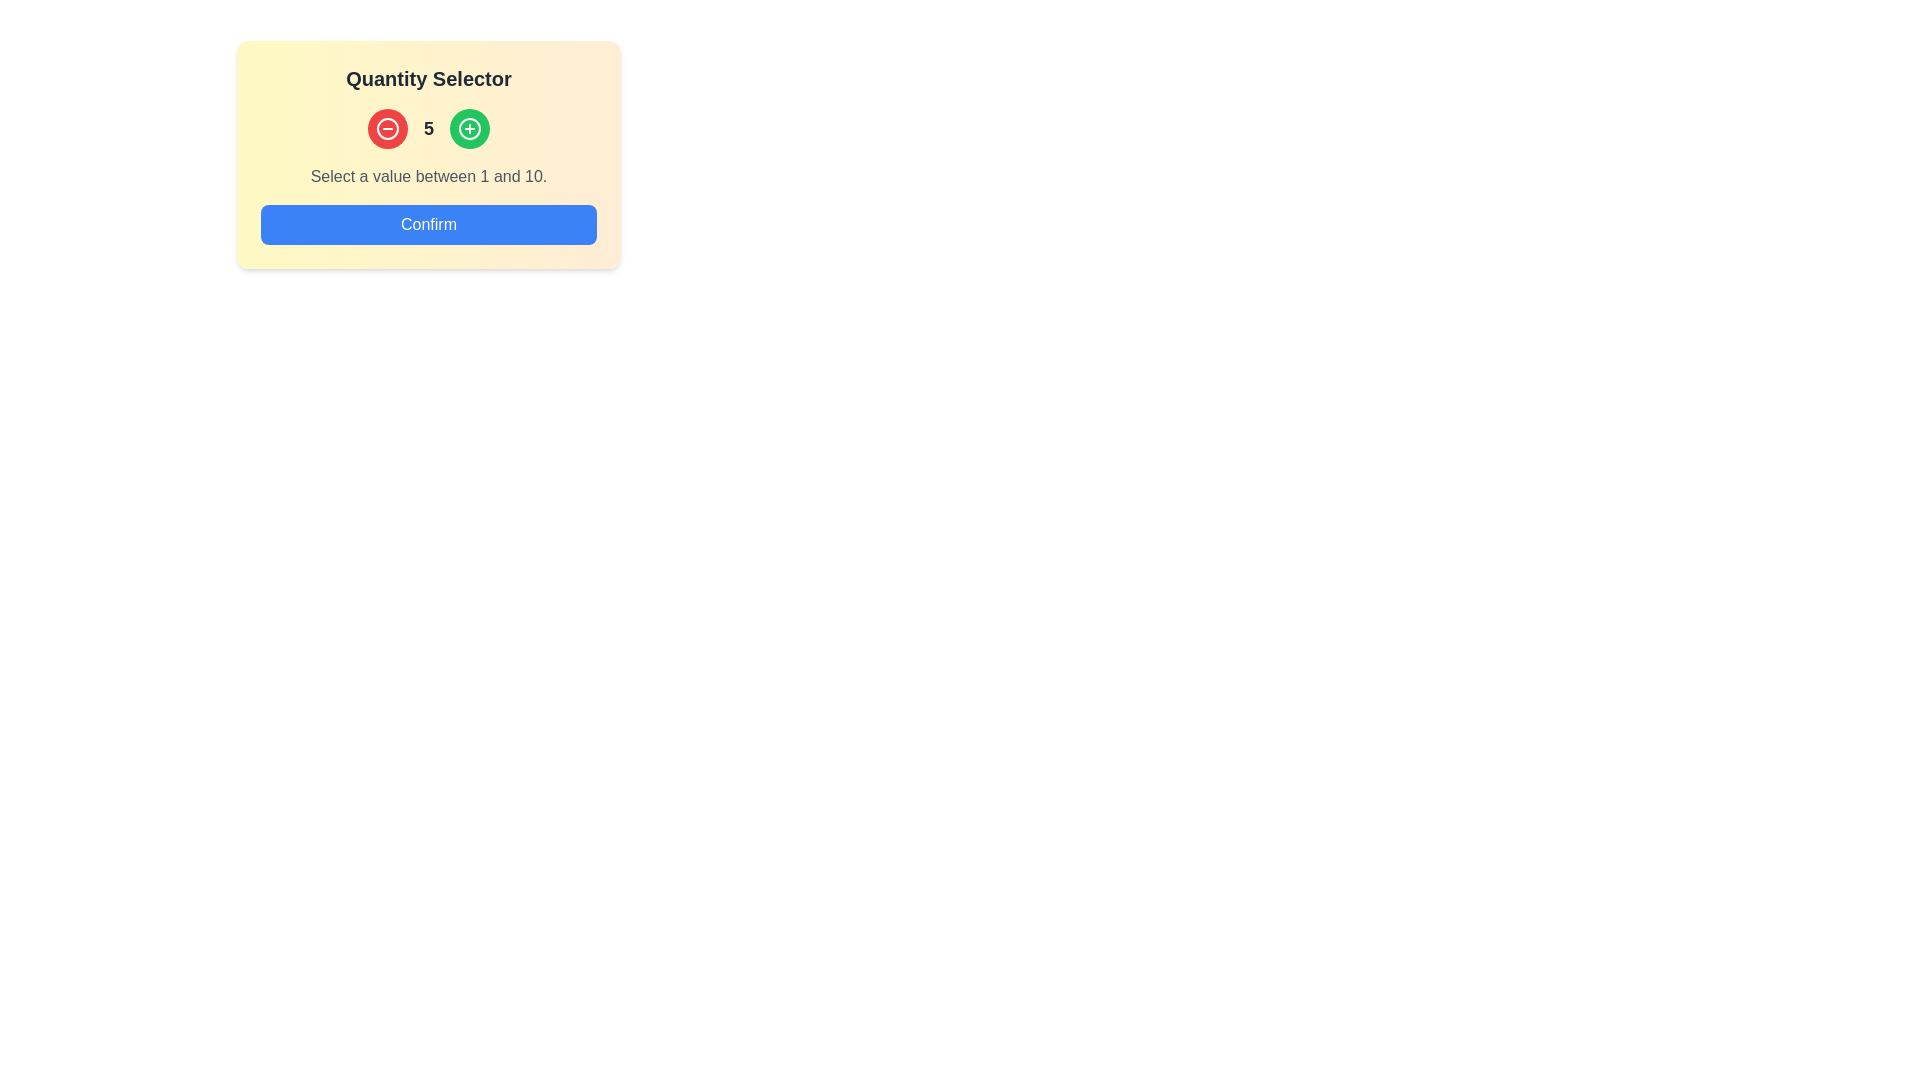 This screenshot has height=1080, width=1920. I want to click on the decrement button located to the left of the number '5' to decrement the displayed numeric value, so click(388, 128).